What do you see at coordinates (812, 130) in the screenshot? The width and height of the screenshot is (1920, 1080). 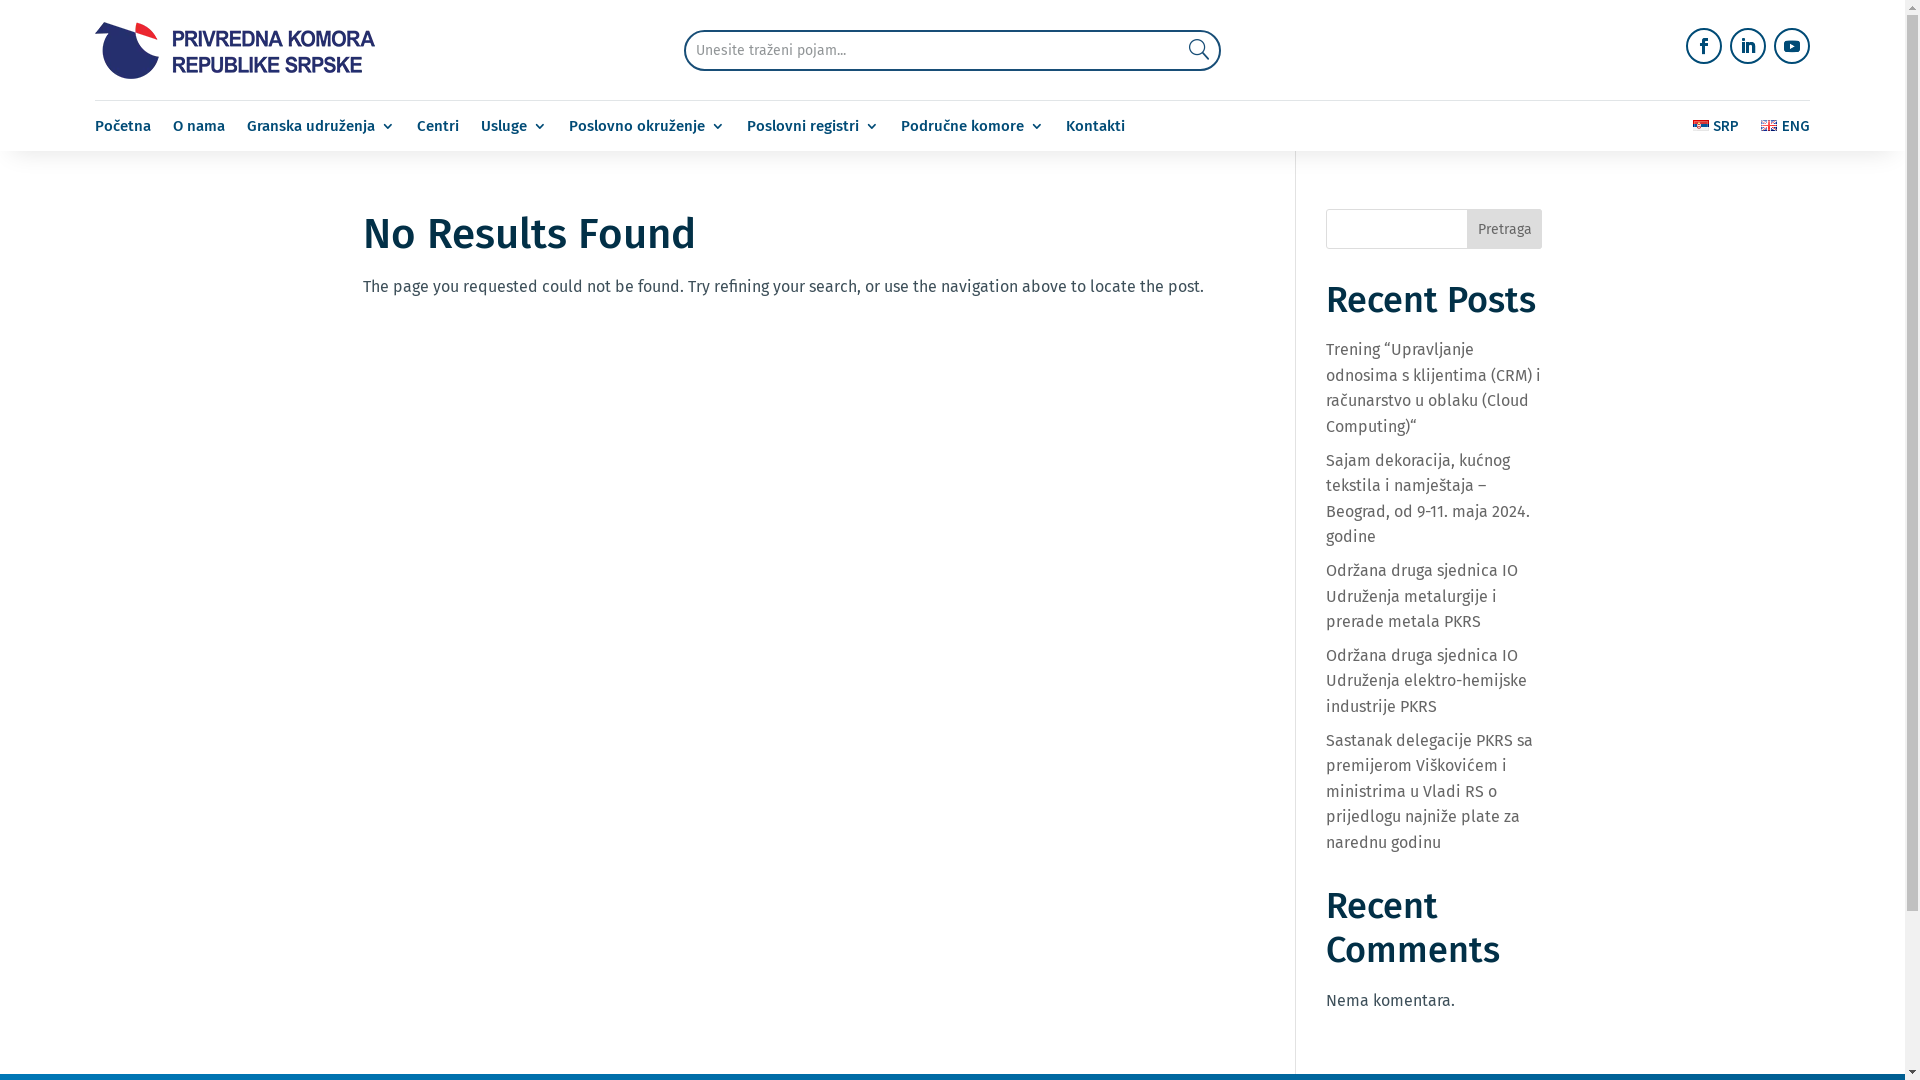 I see `'Poslovni registri'` at bounding box center [812, 130].